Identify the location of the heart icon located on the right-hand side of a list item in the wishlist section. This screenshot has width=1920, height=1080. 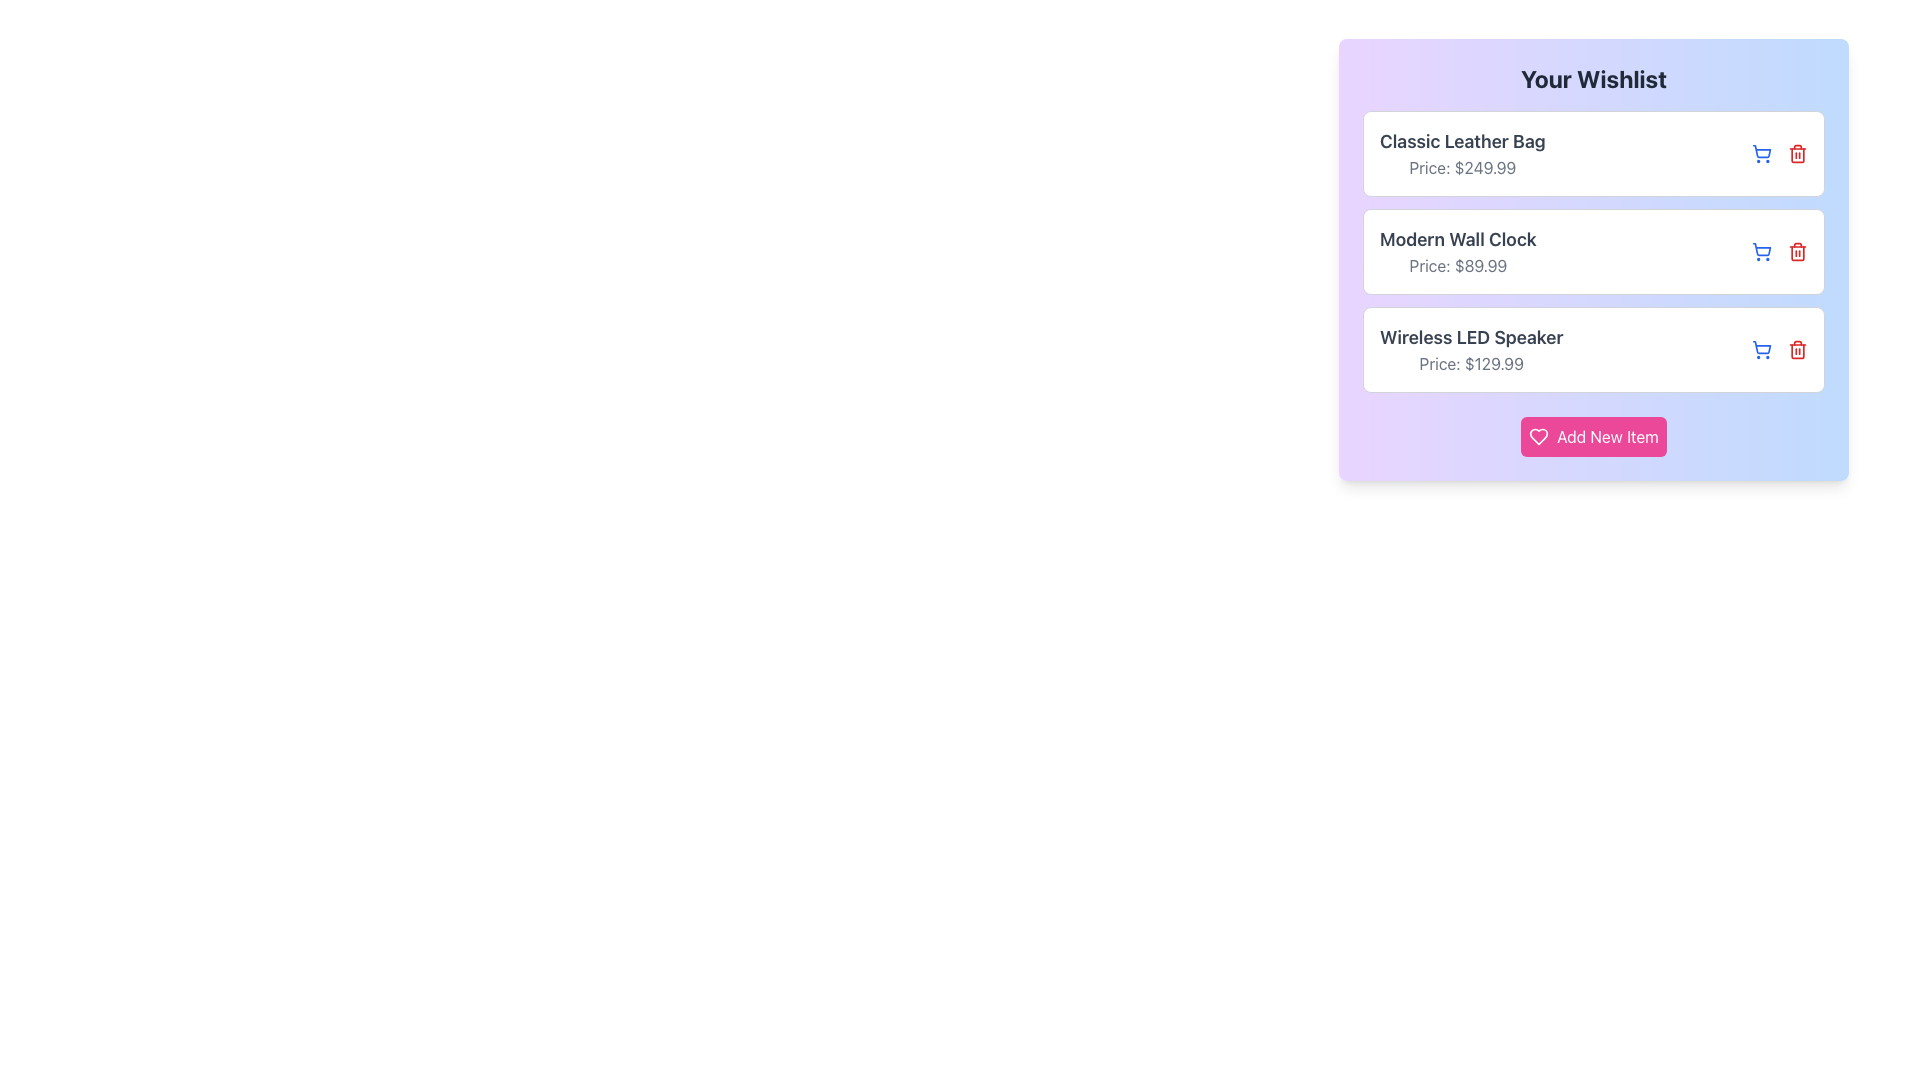
(1538, 435).